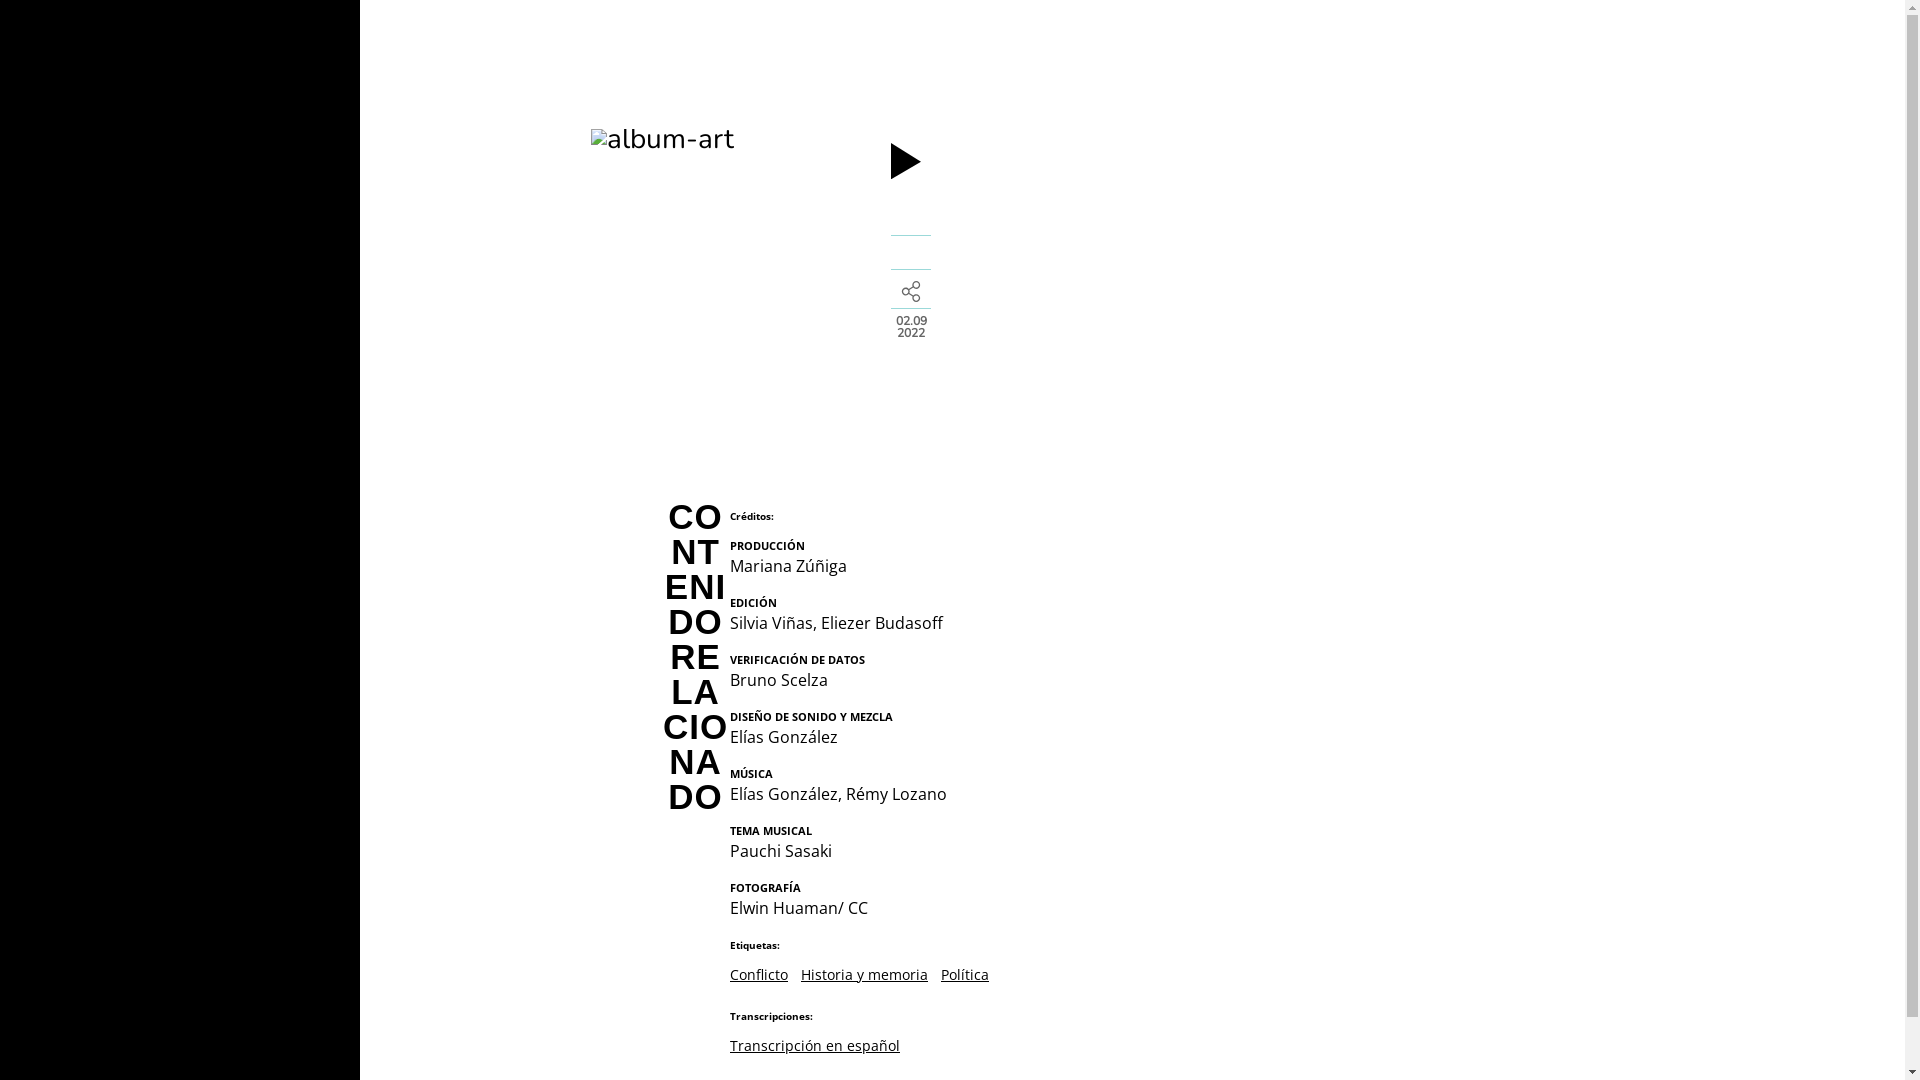  Describe the element at coordinates (801, 973) in the screenshot. I see `'Historia y memoria'` at that location.